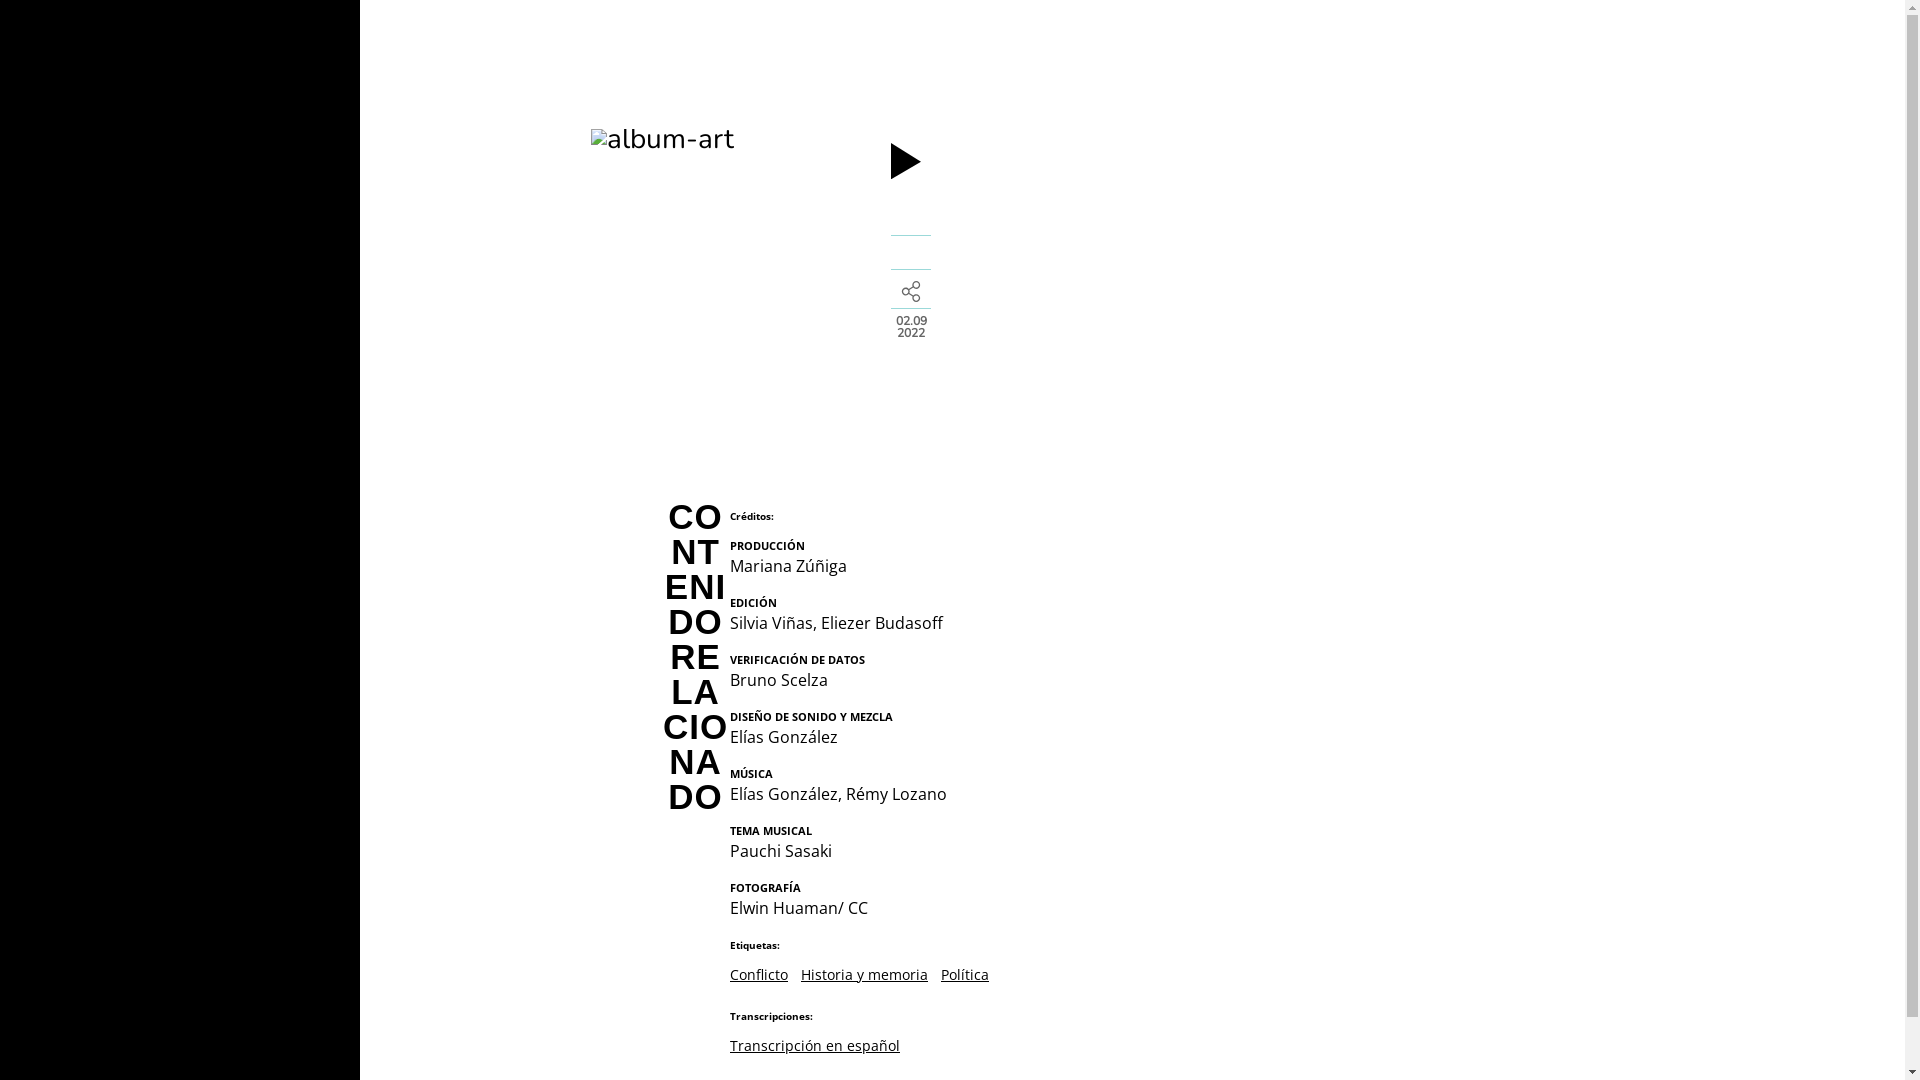  Describe the element at coordinates (801, 973) in the screenshot. I see `'Historia y memoria'` at that location.